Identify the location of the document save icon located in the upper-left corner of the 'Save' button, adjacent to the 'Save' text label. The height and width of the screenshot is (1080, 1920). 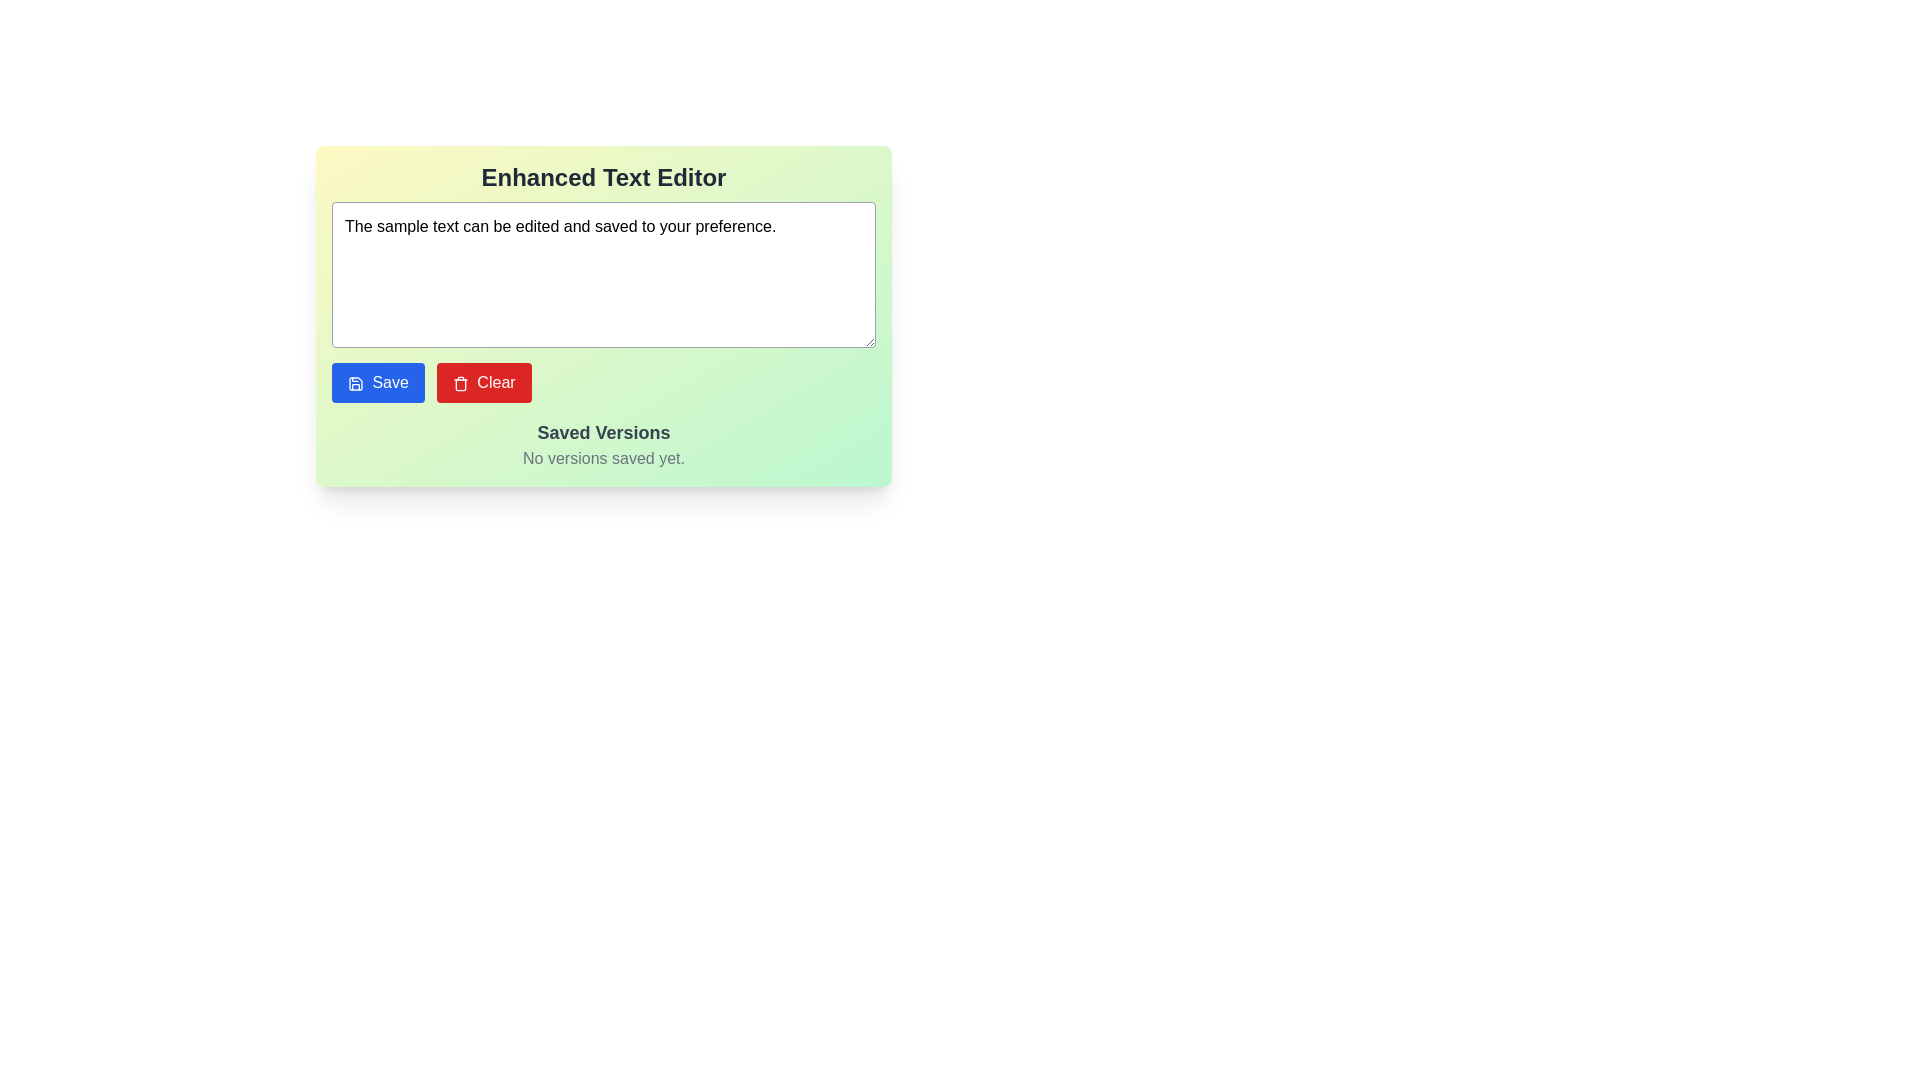
(355, 382).